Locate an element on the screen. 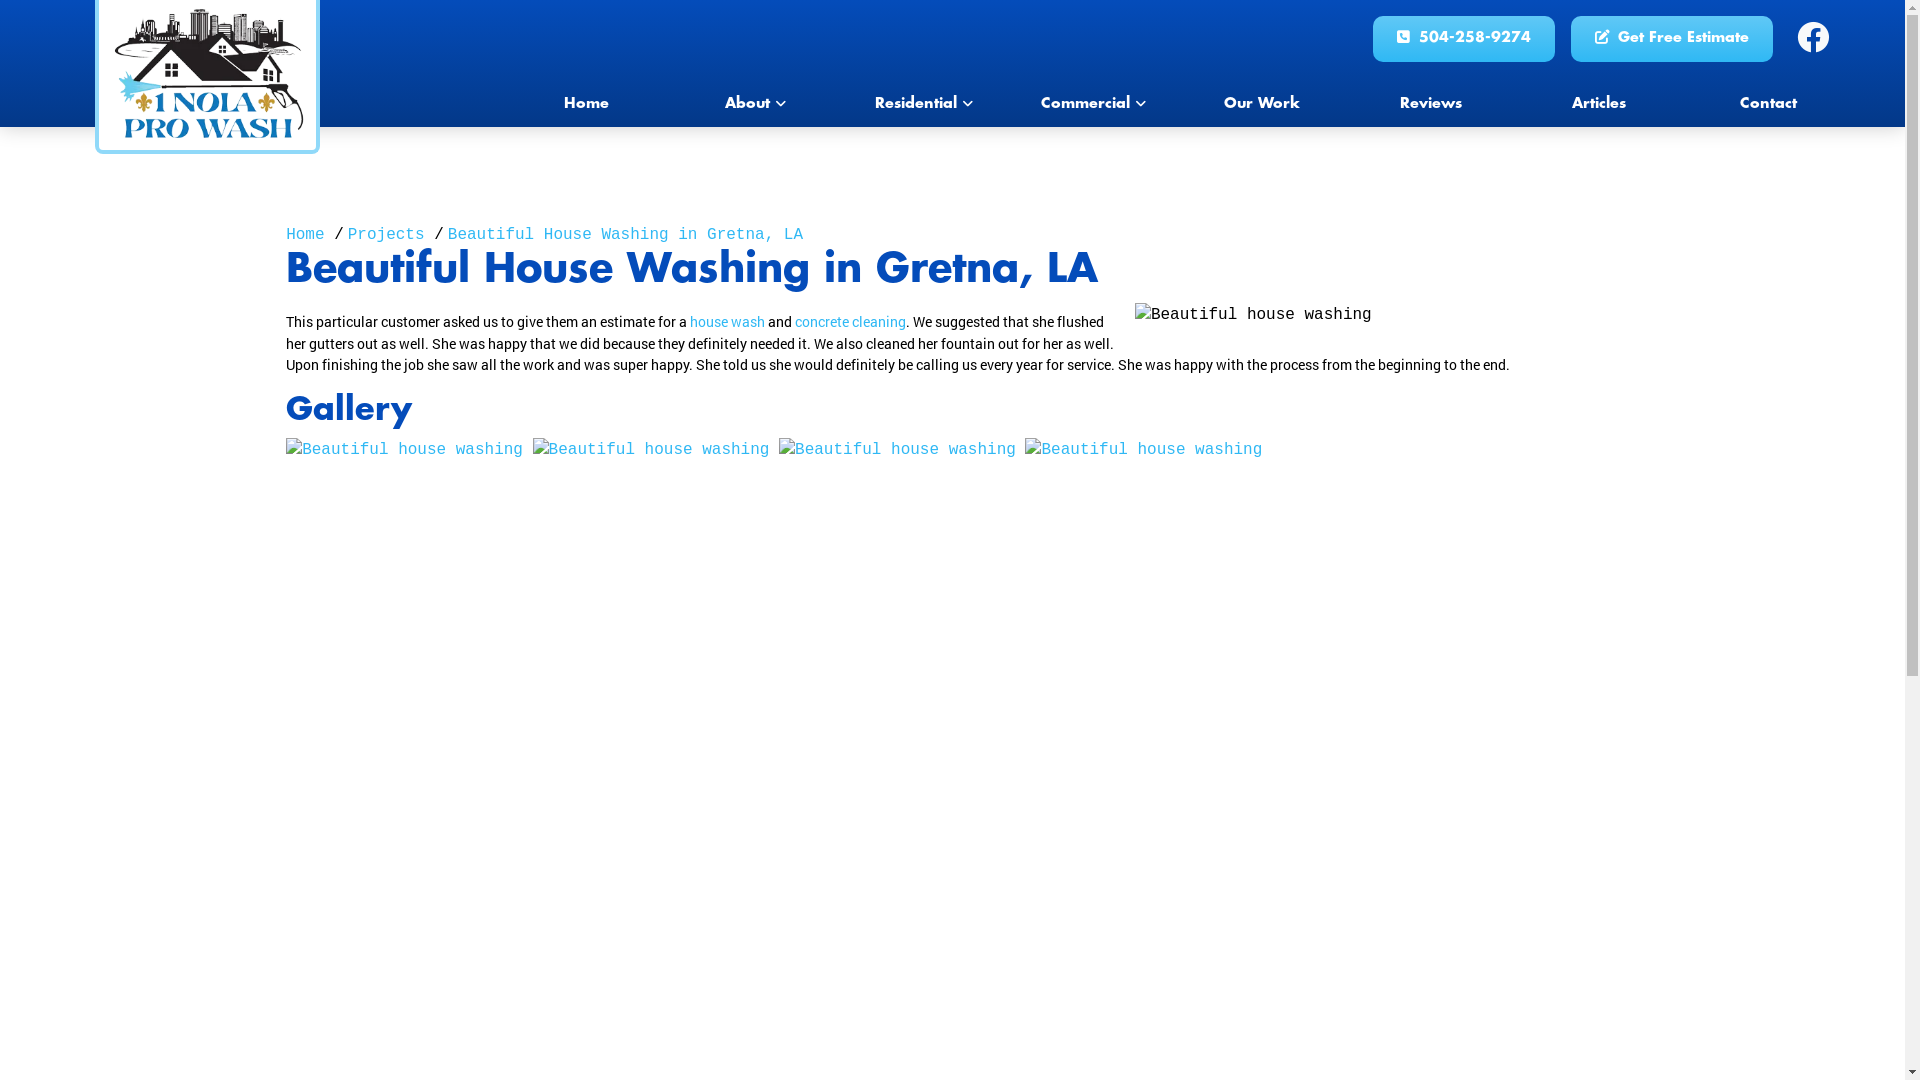 The image size is (1920, 1080). 'Residential' is located at coordinates (923, 104).